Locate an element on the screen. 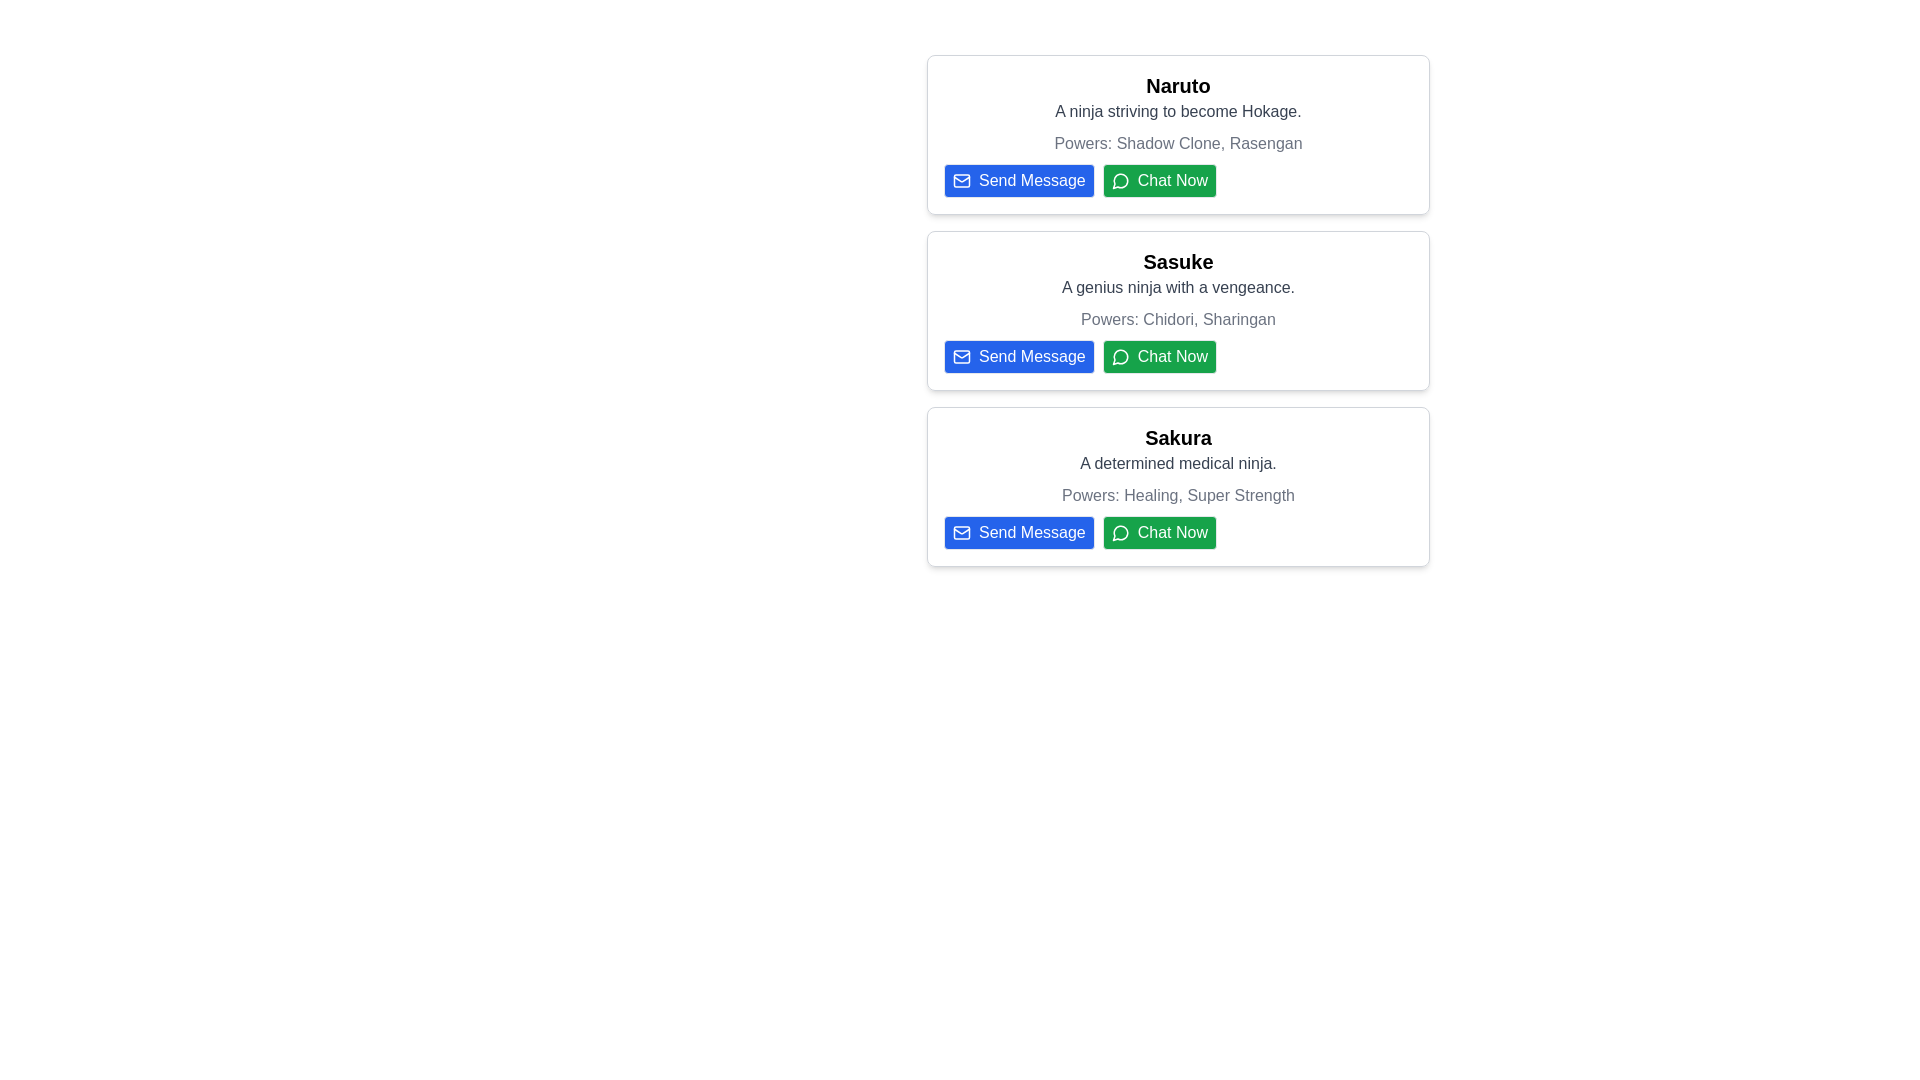  the chat button located in the bottom-right section of the Sasuke user card to initiate a chat conversation is located at coordinates (1159, 356).